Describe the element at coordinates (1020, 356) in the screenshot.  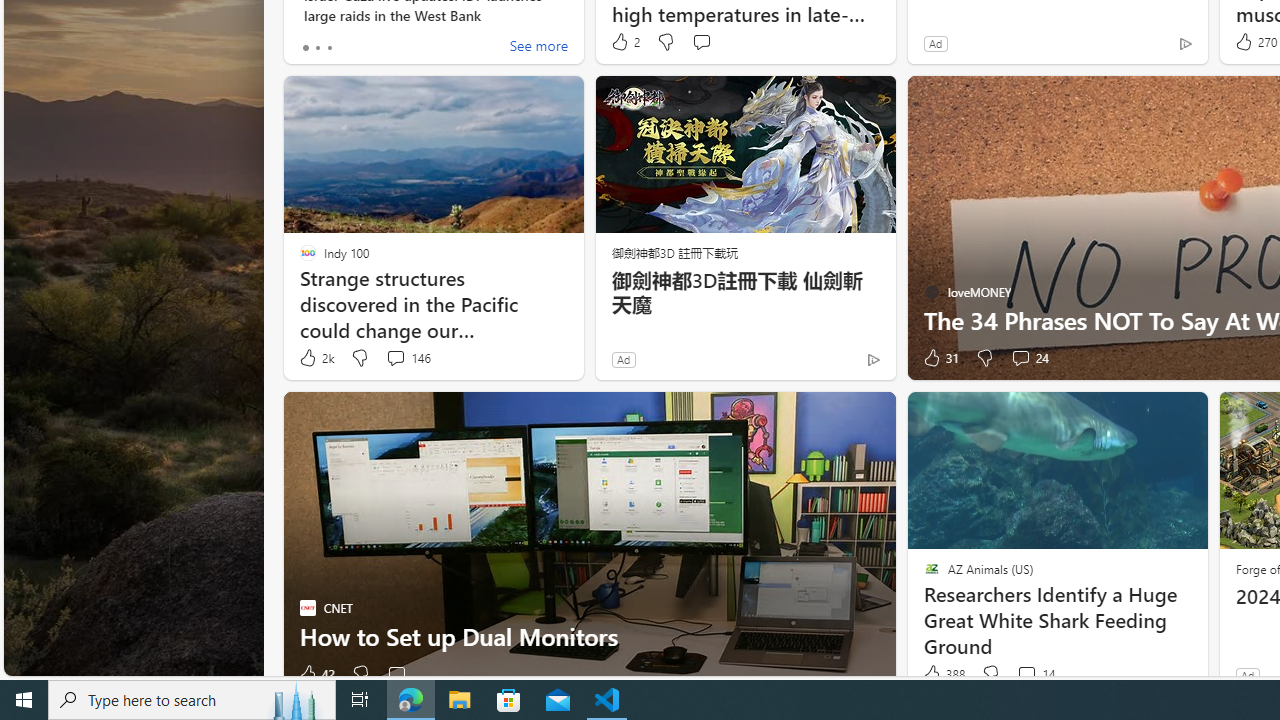
I see `'View comments 24 Comment'` at that location.